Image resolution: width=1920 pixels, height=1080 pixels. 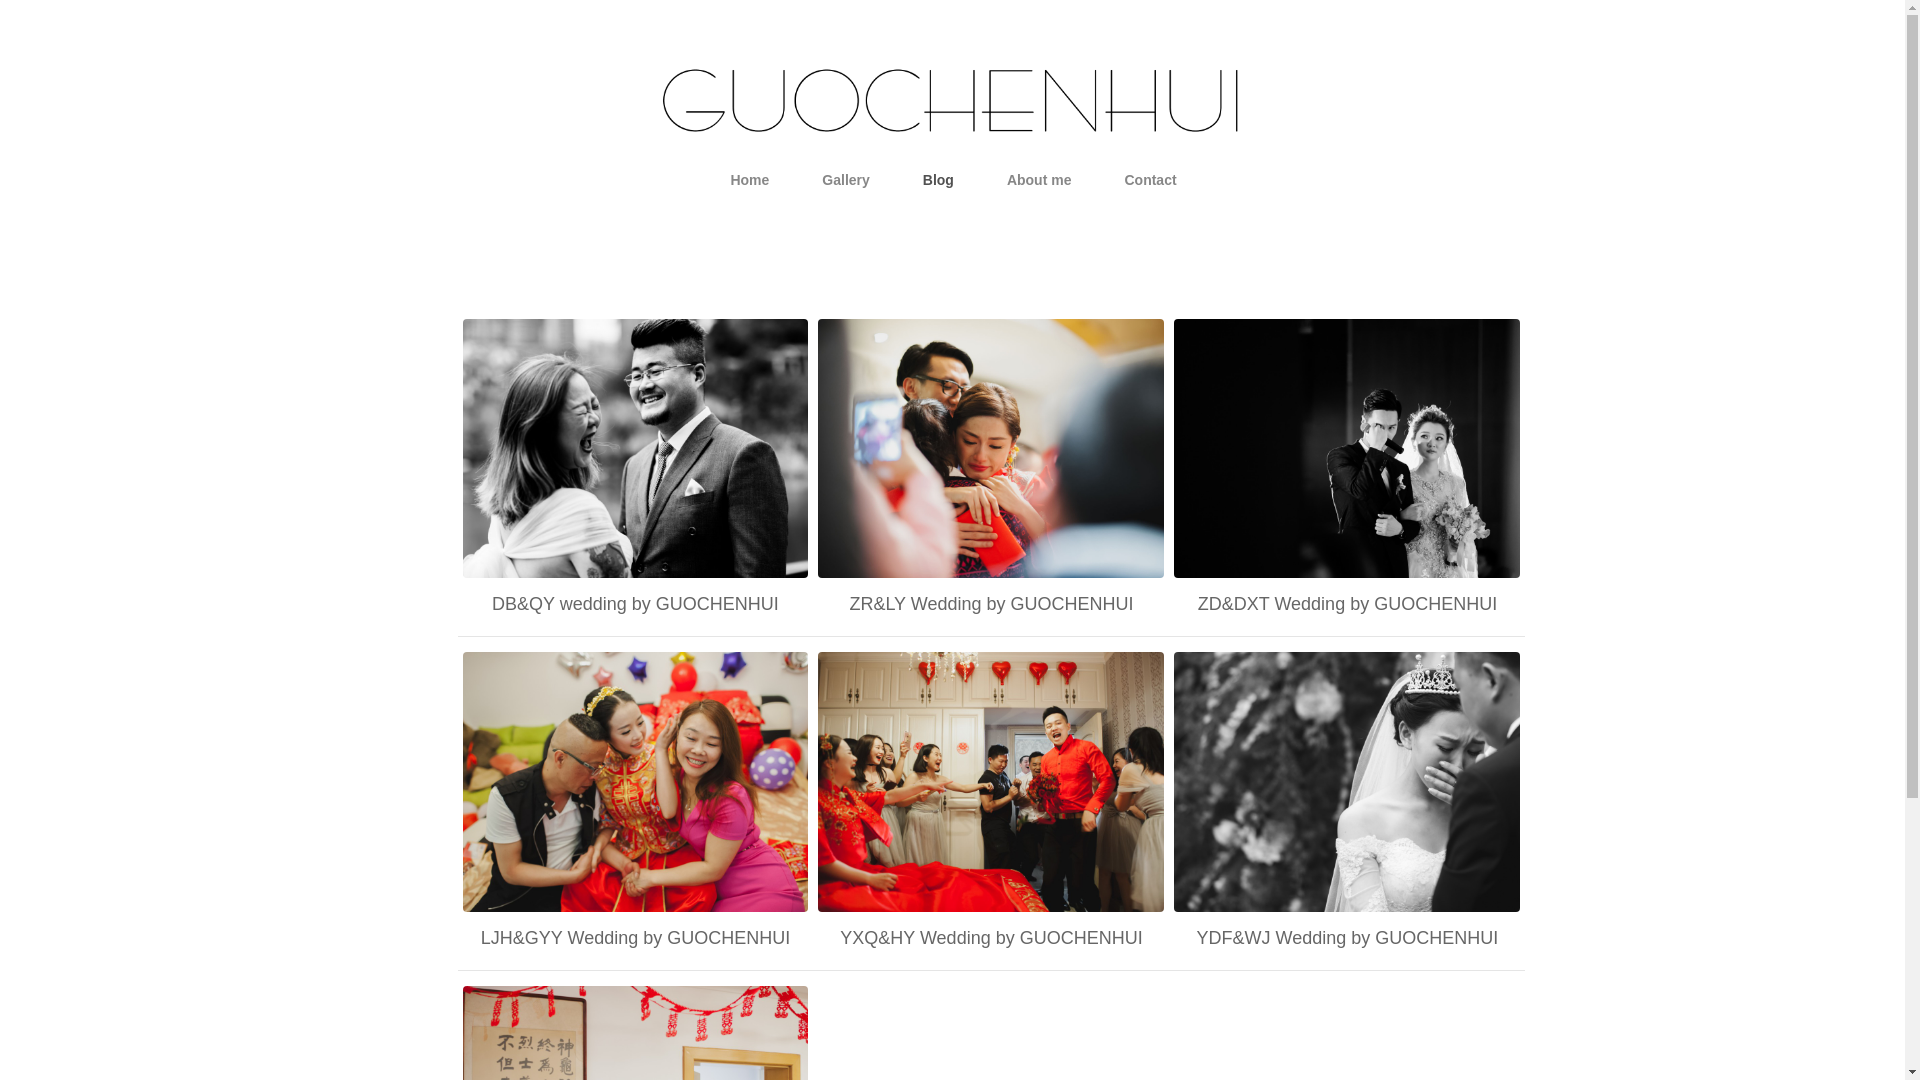 I want to click on 'LJH&GYY Wedding by GUOCHENHUI', so click(x=633, y=937).